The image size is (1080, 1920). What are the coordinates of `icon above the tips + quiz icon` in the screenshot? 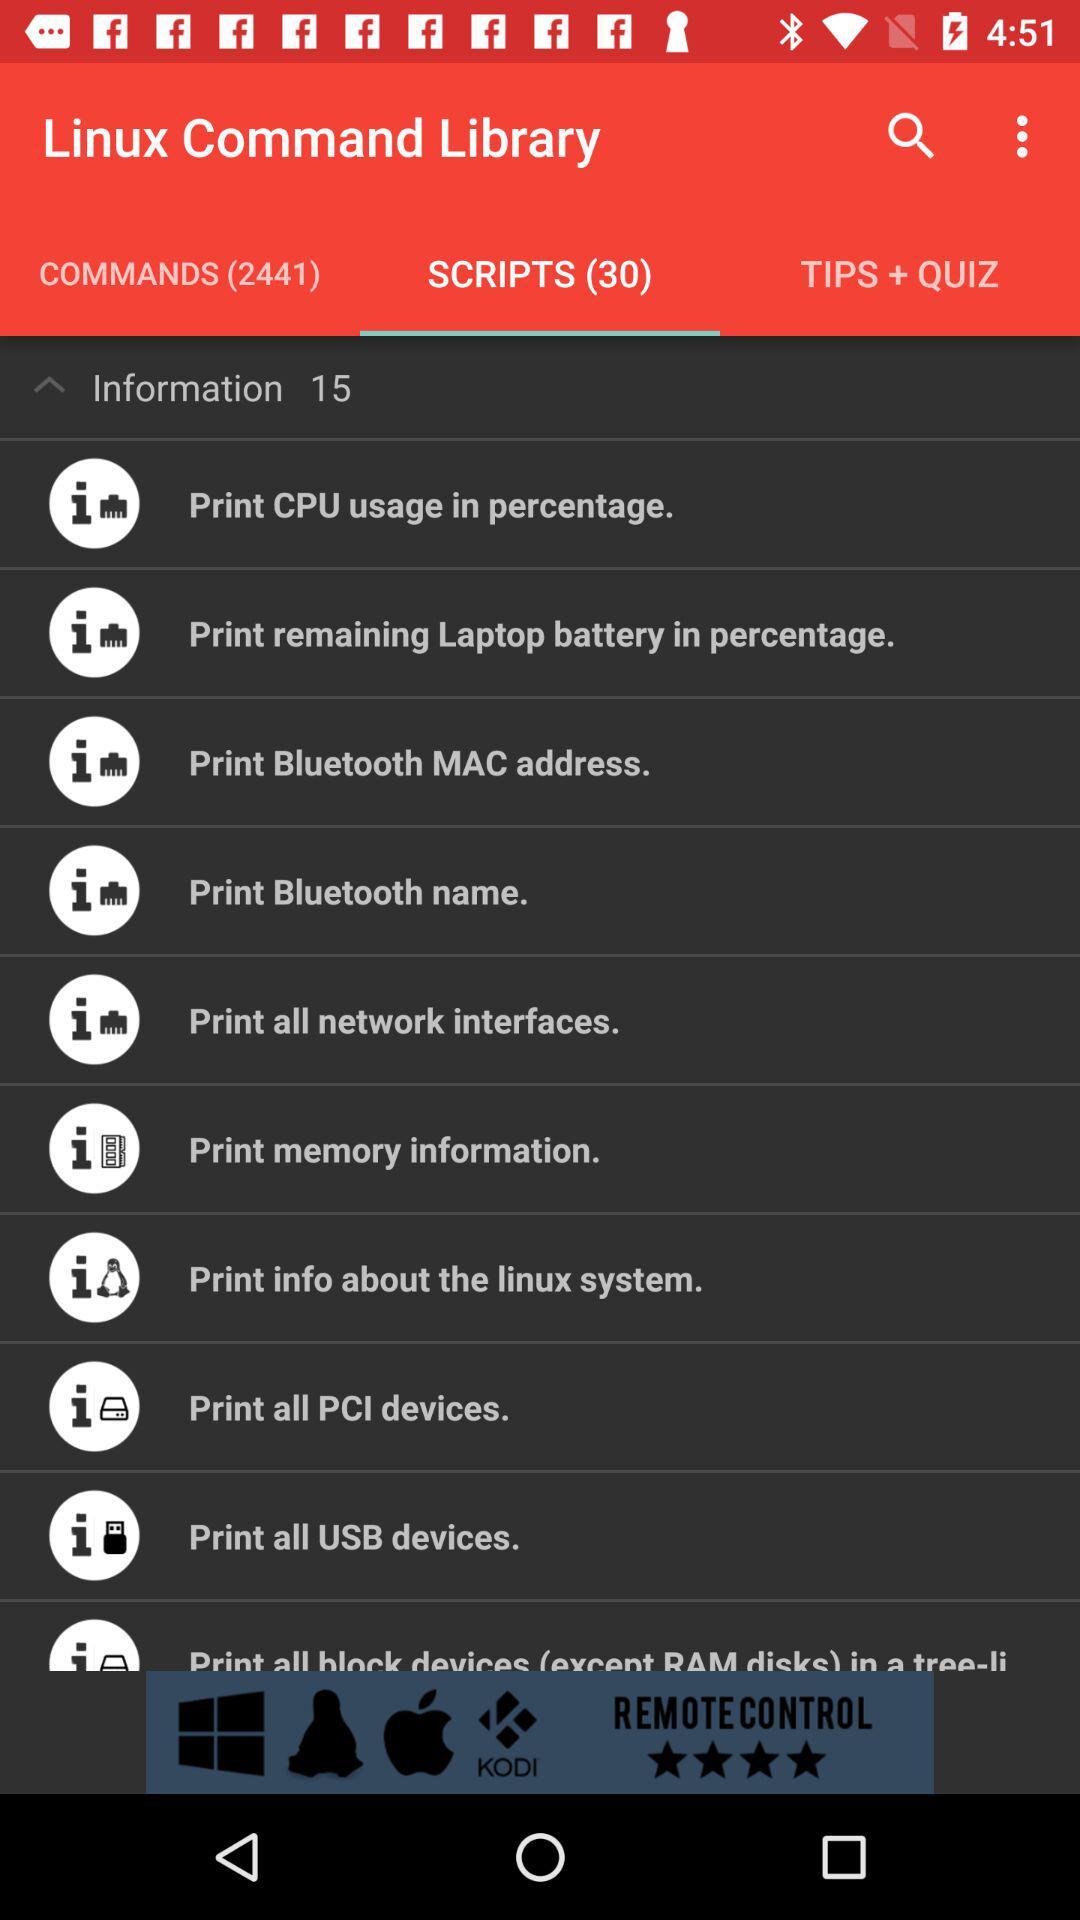 It's located at (911, 135).